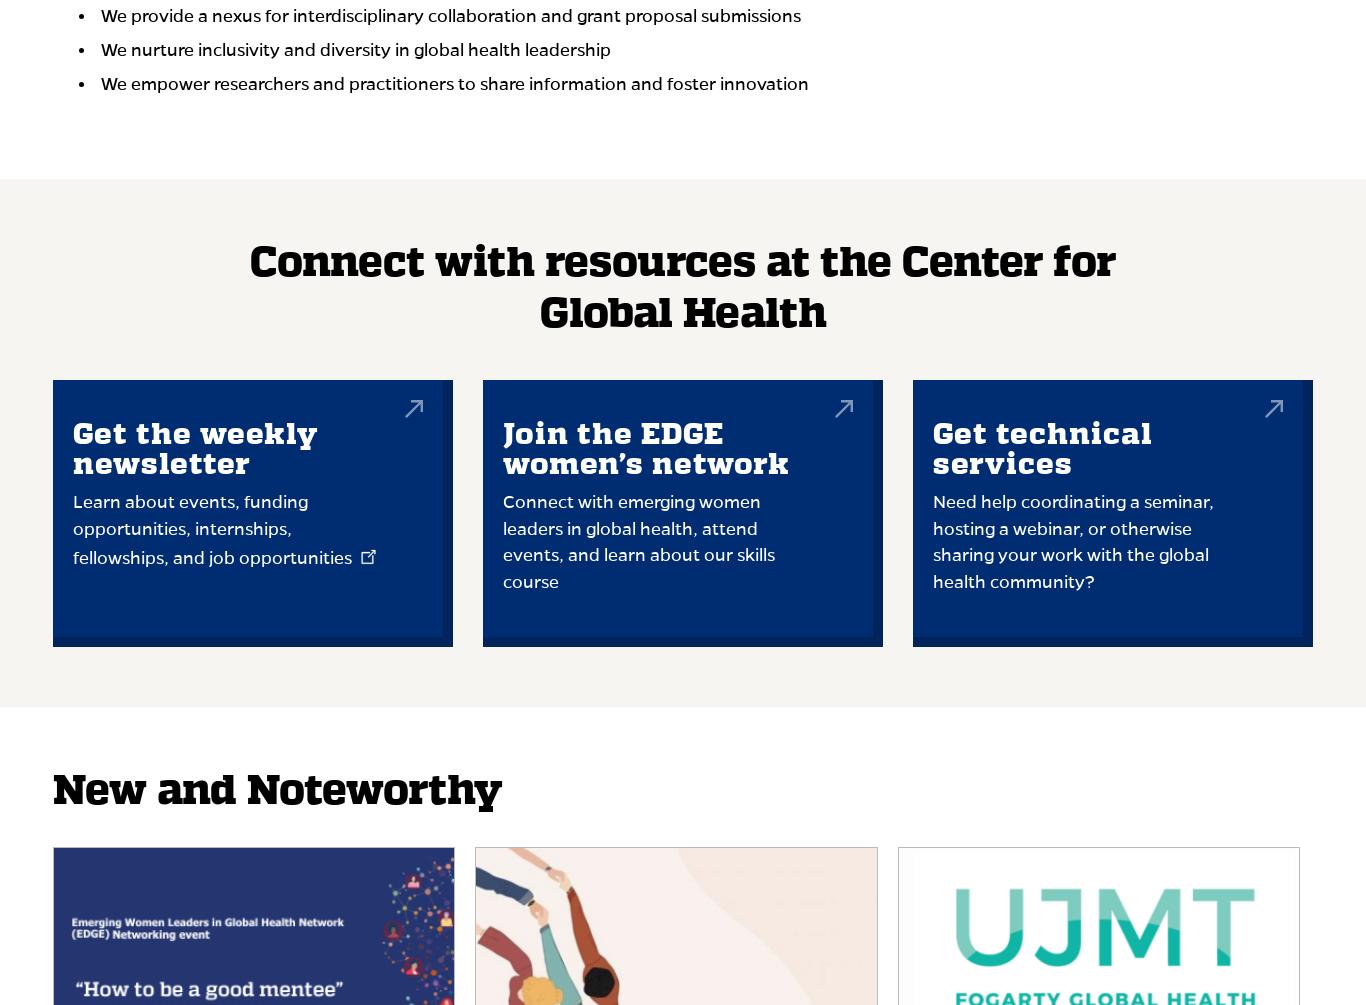  I want to click on 'New and Noteworthy', so click(277, 791).